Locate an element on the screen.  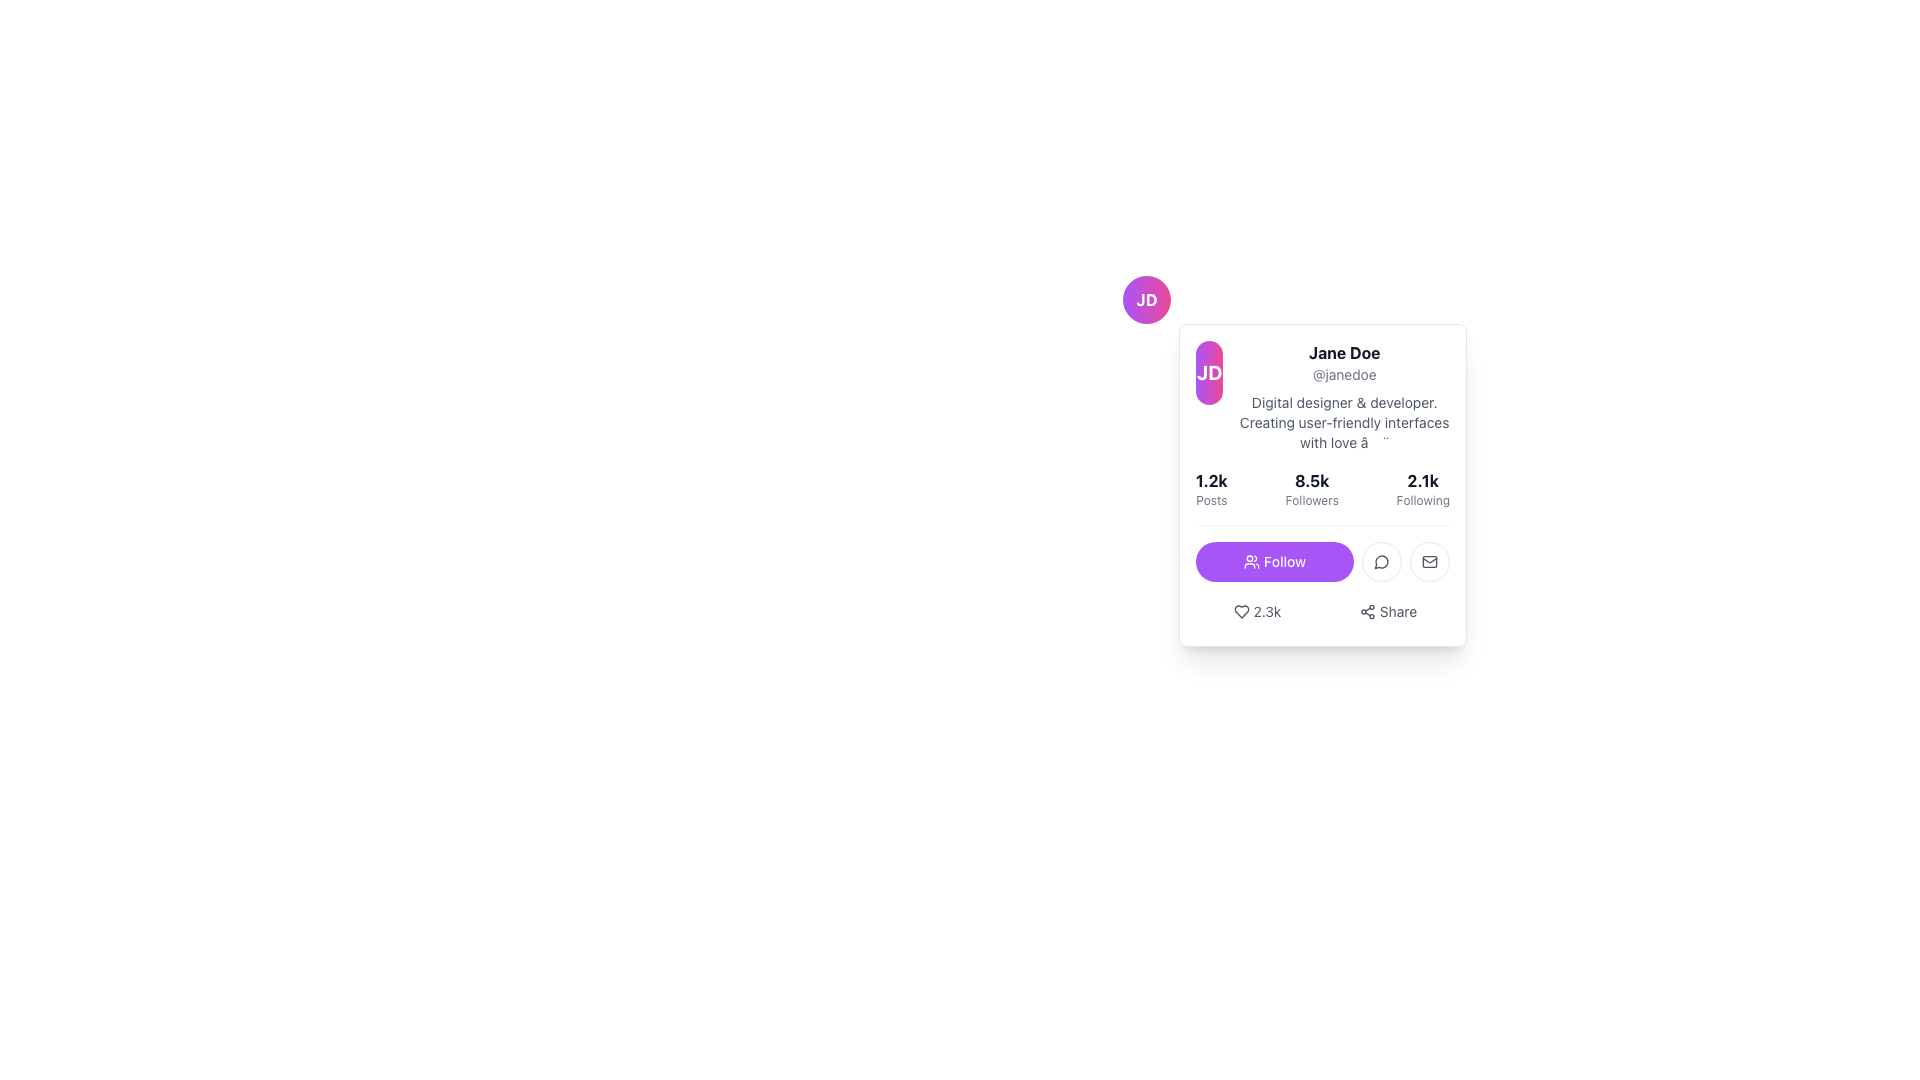
text content of the information display element that shows the number of accounts the user is following, located in the third section of the stats group near the bottom of the user card is located at coordinates (1422, 489).